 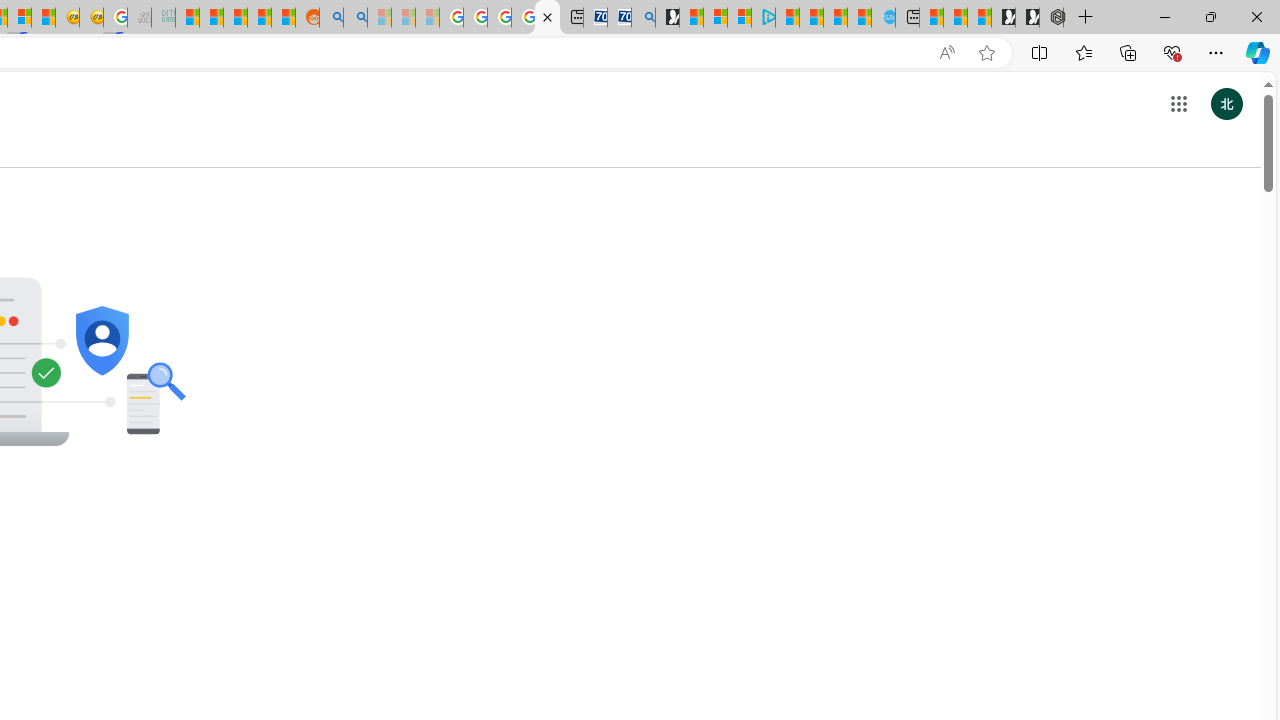 I want to click on 'Bing Real Estate - Home sales and rental listings', so click(x=643, y=17).